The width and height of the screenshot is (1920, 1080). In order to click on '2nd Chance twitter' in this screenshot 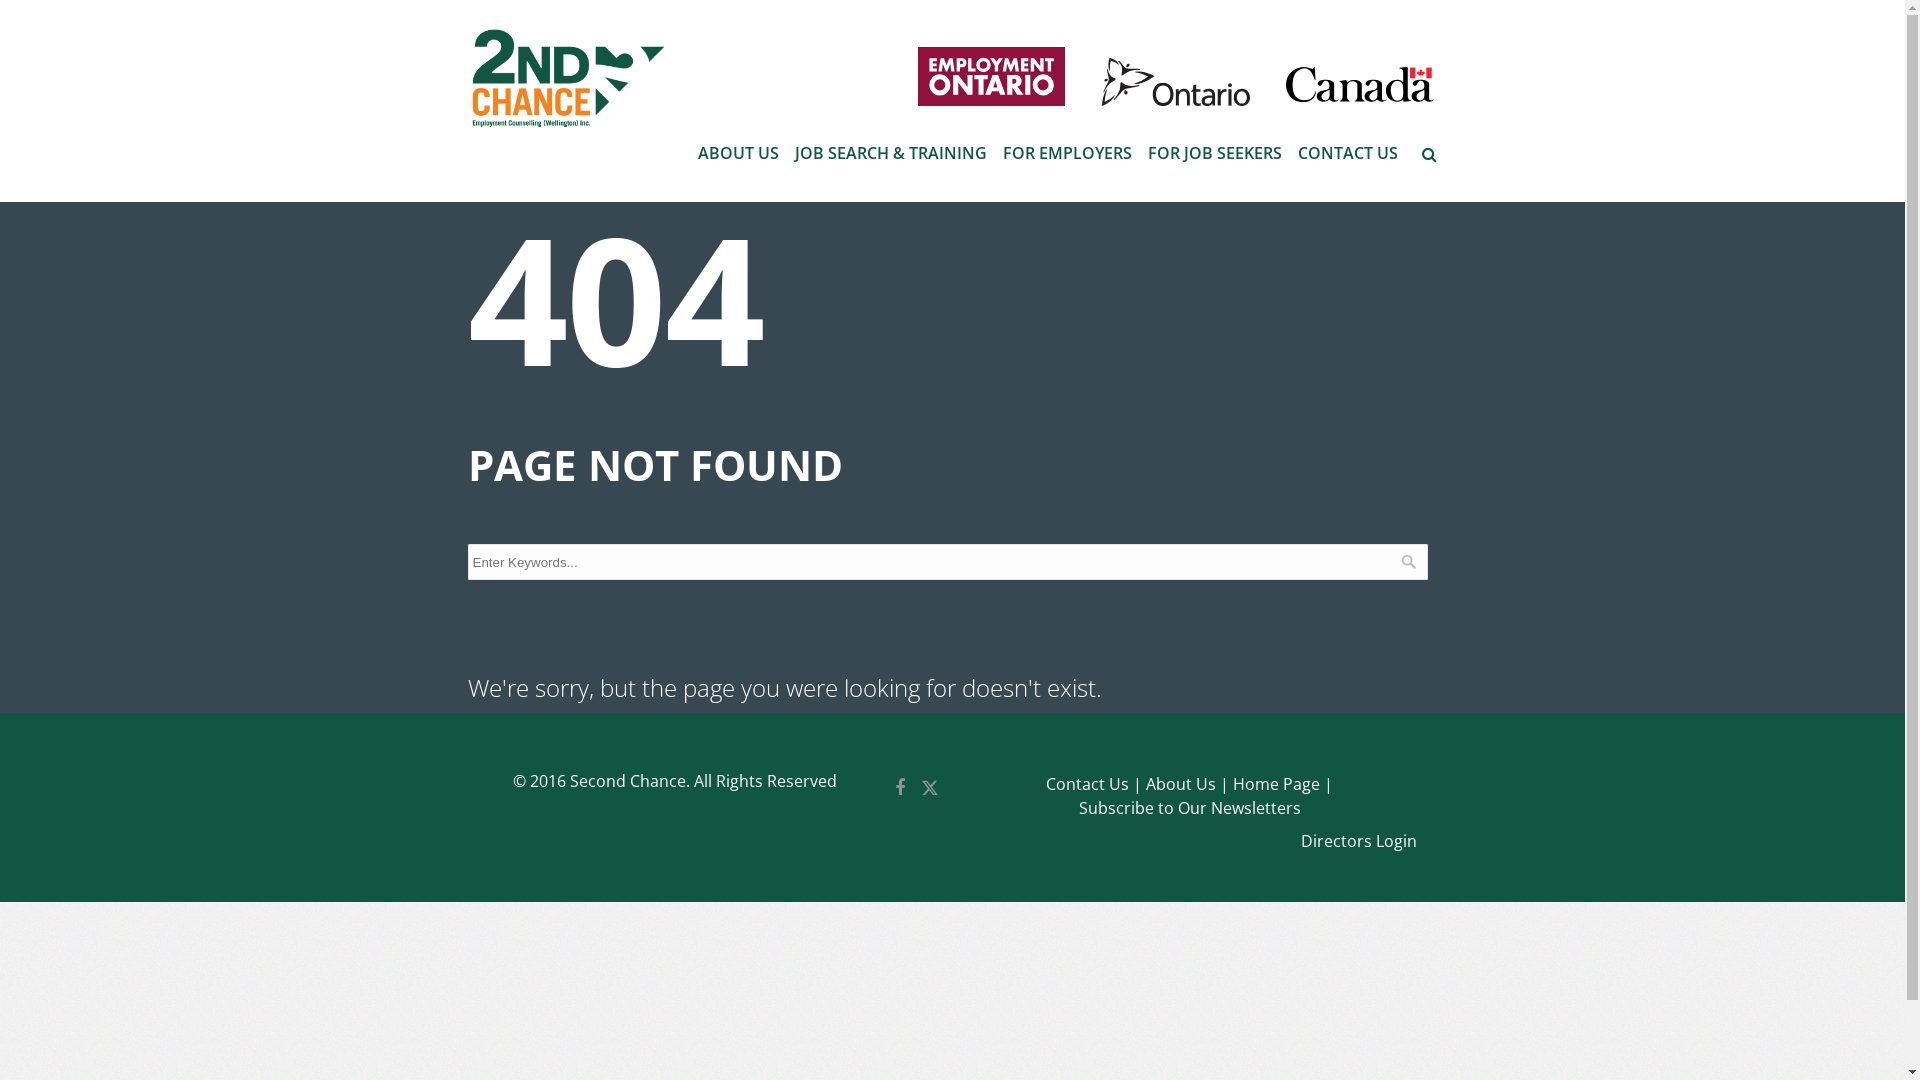, I will do `click(929, 789)`.